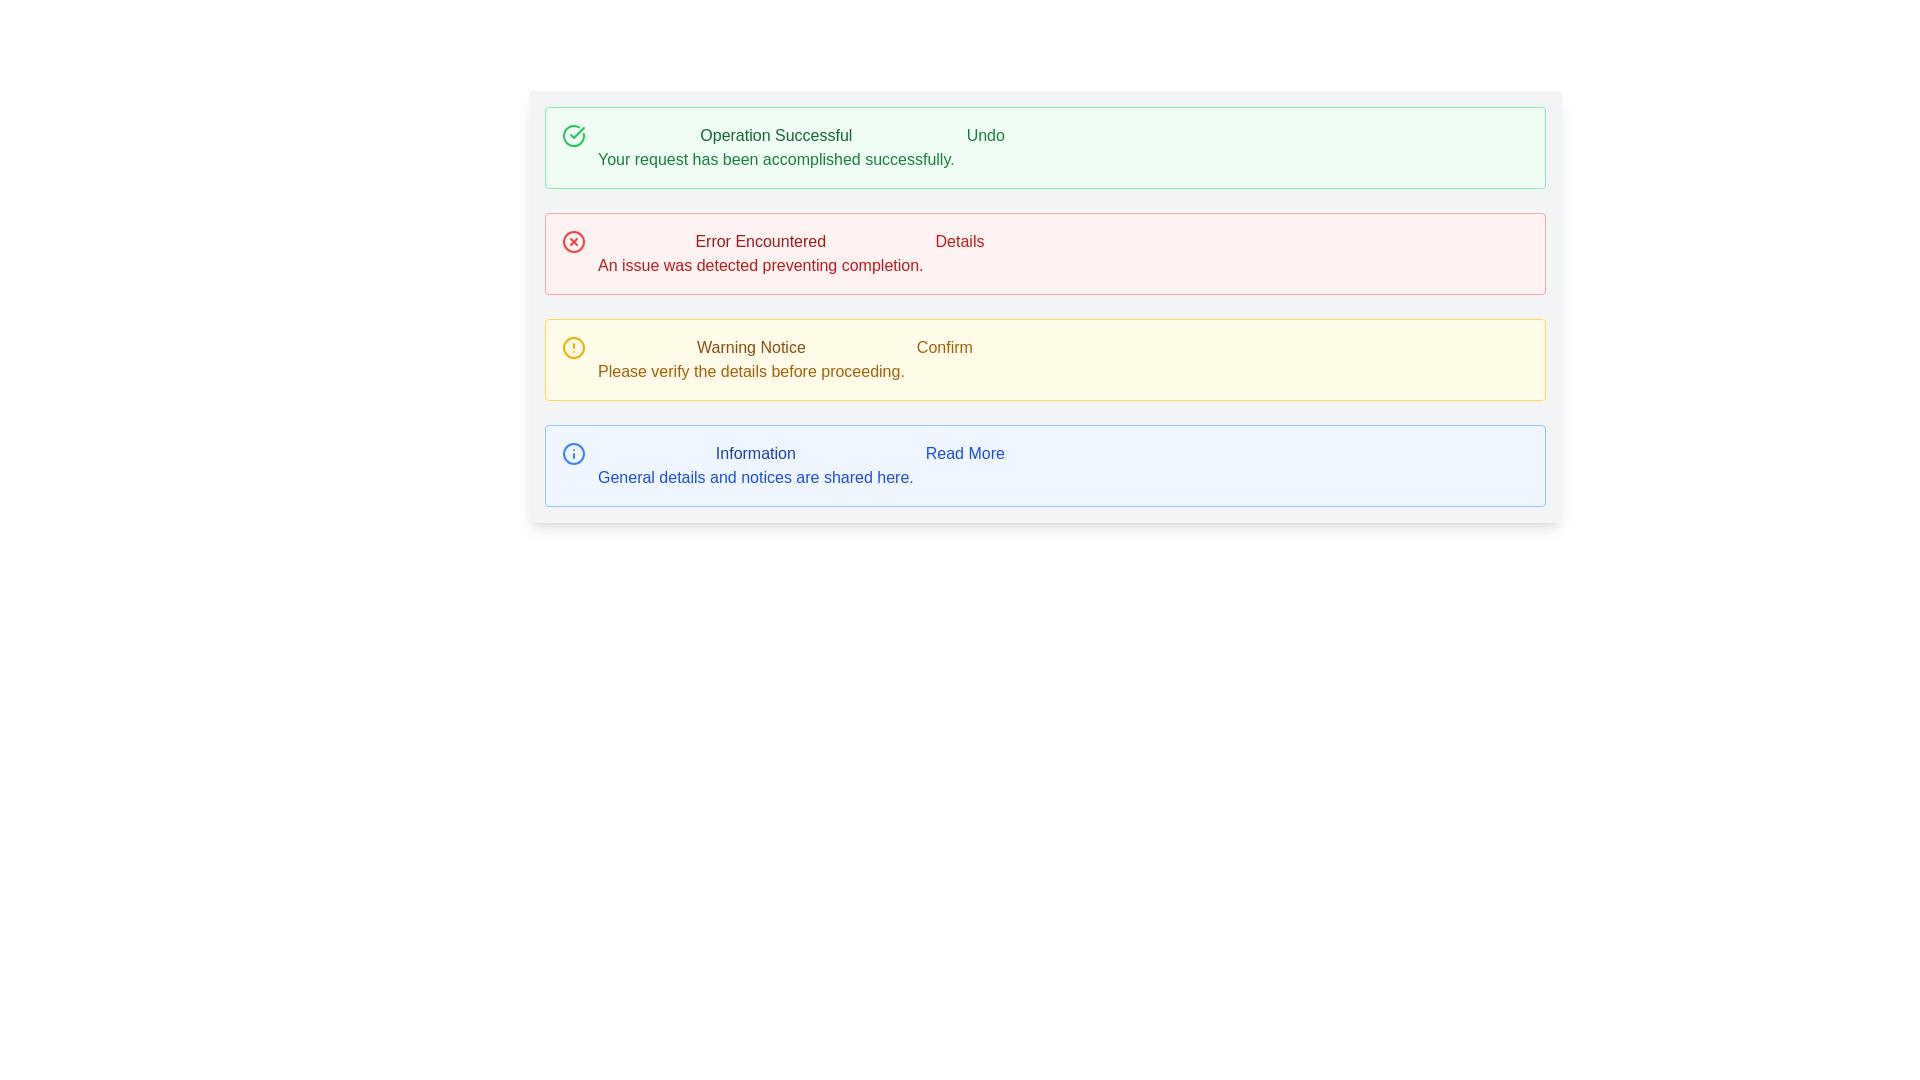 Image resolution: width=1920 pixels, height=1080 pixels. What do you see at coordinates (775, 146) in the screenshot?
I see `the static notification message displaying 'Operation Successful' in a green-themed rectangular box located between a check icon and an 'Undo' button` at bounding box center [775, 146].